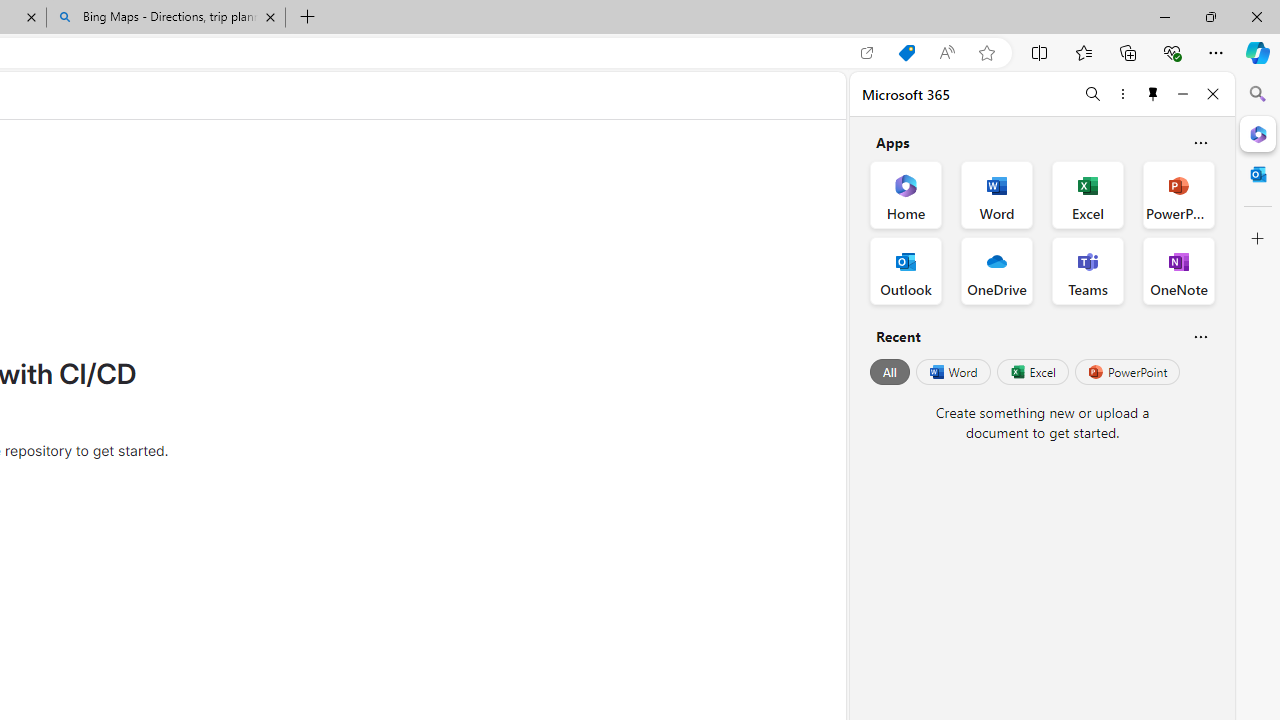  I want to click on 'Excel', so click(1032, 372).